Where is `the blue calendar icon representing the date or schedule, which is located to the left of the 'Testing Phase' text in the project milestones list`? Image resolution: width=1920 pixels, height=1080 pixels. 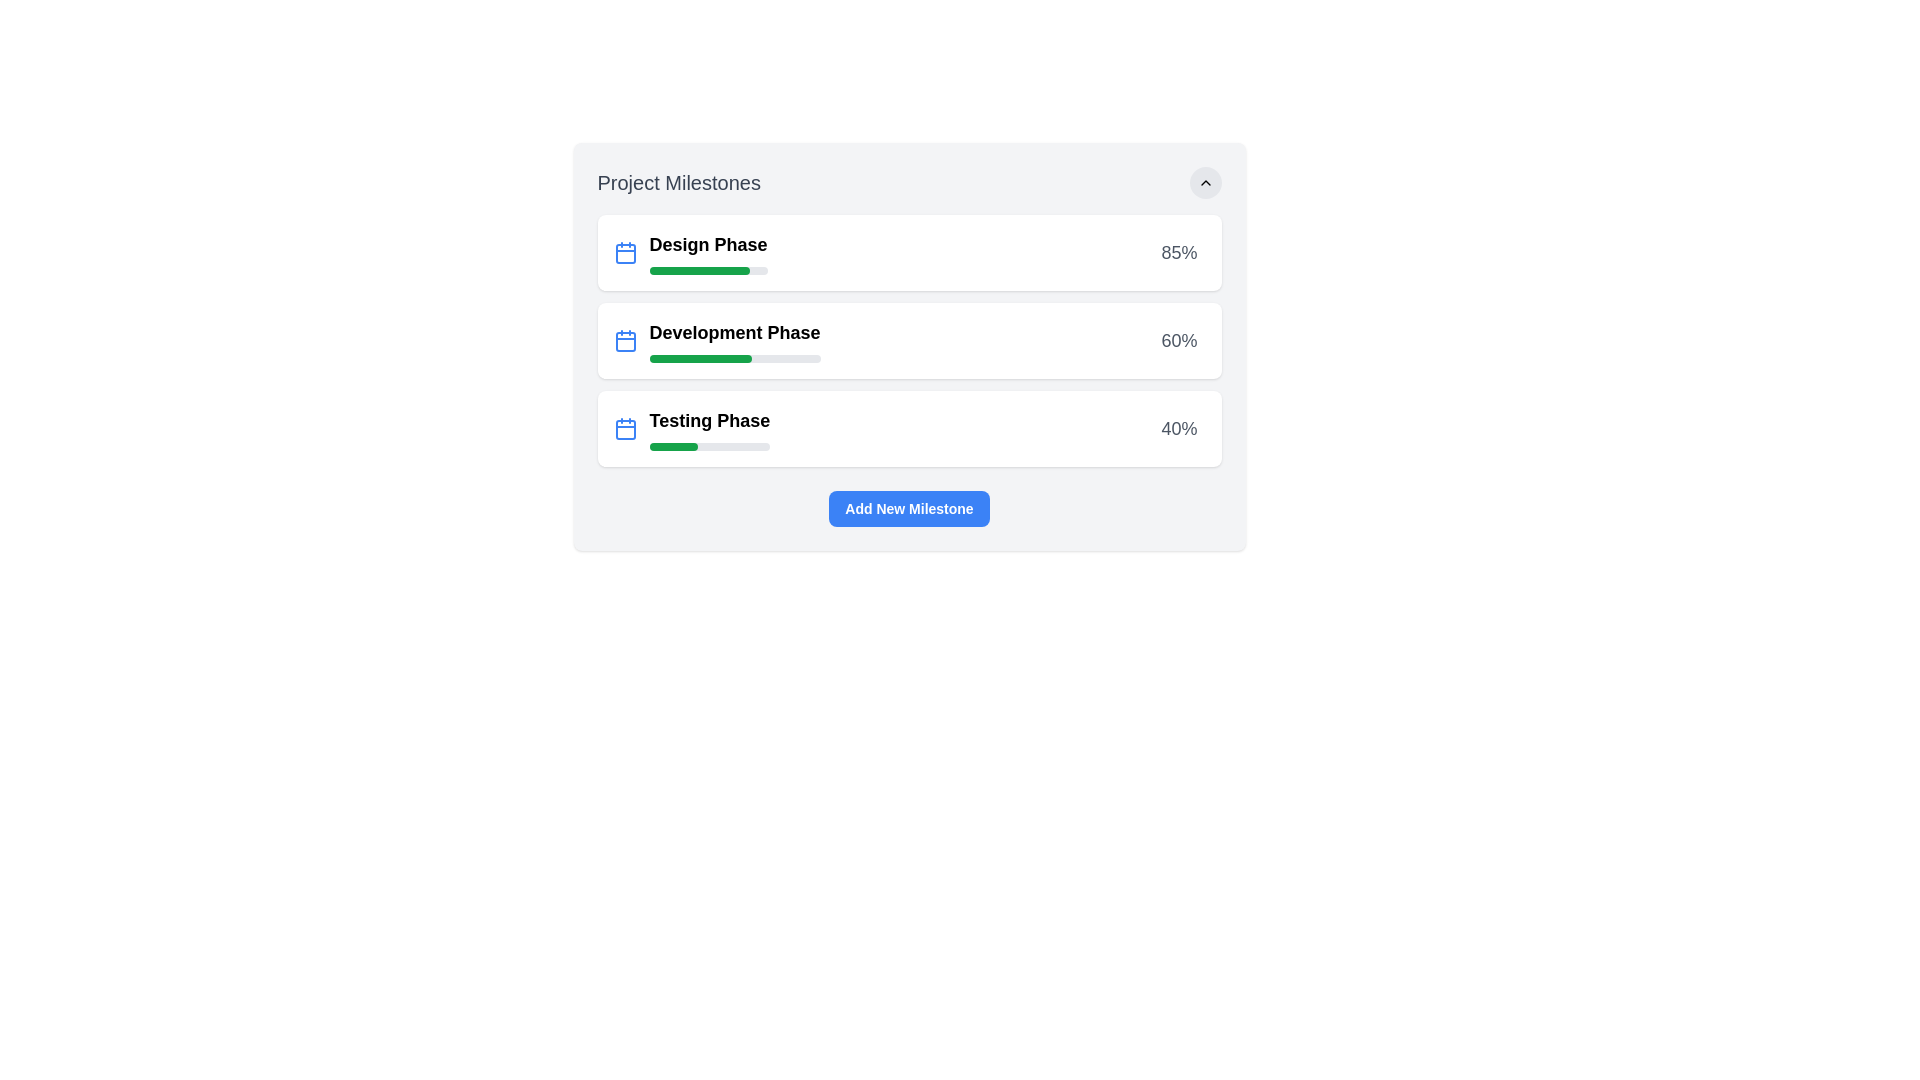 the blue calendar icon representing the date or schedule, which is located to the left of the 'Testing Phase' text in the project milestones list is located at coordinates (624, 427).